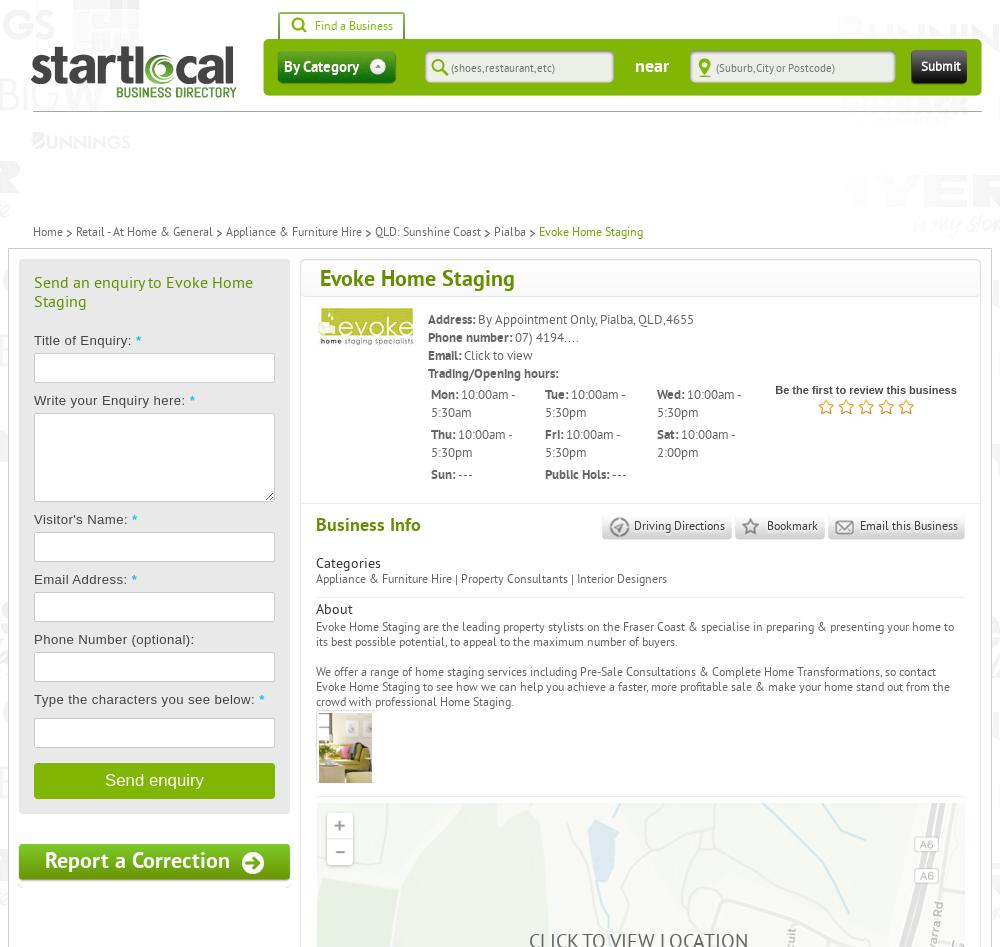 The width and height of the screenshot is (1000, 947). What do you see at coordinates (428, 232) in the screenshot?
I see `'QLD: Sunshine Coast'` at bounding box center [428, 232].